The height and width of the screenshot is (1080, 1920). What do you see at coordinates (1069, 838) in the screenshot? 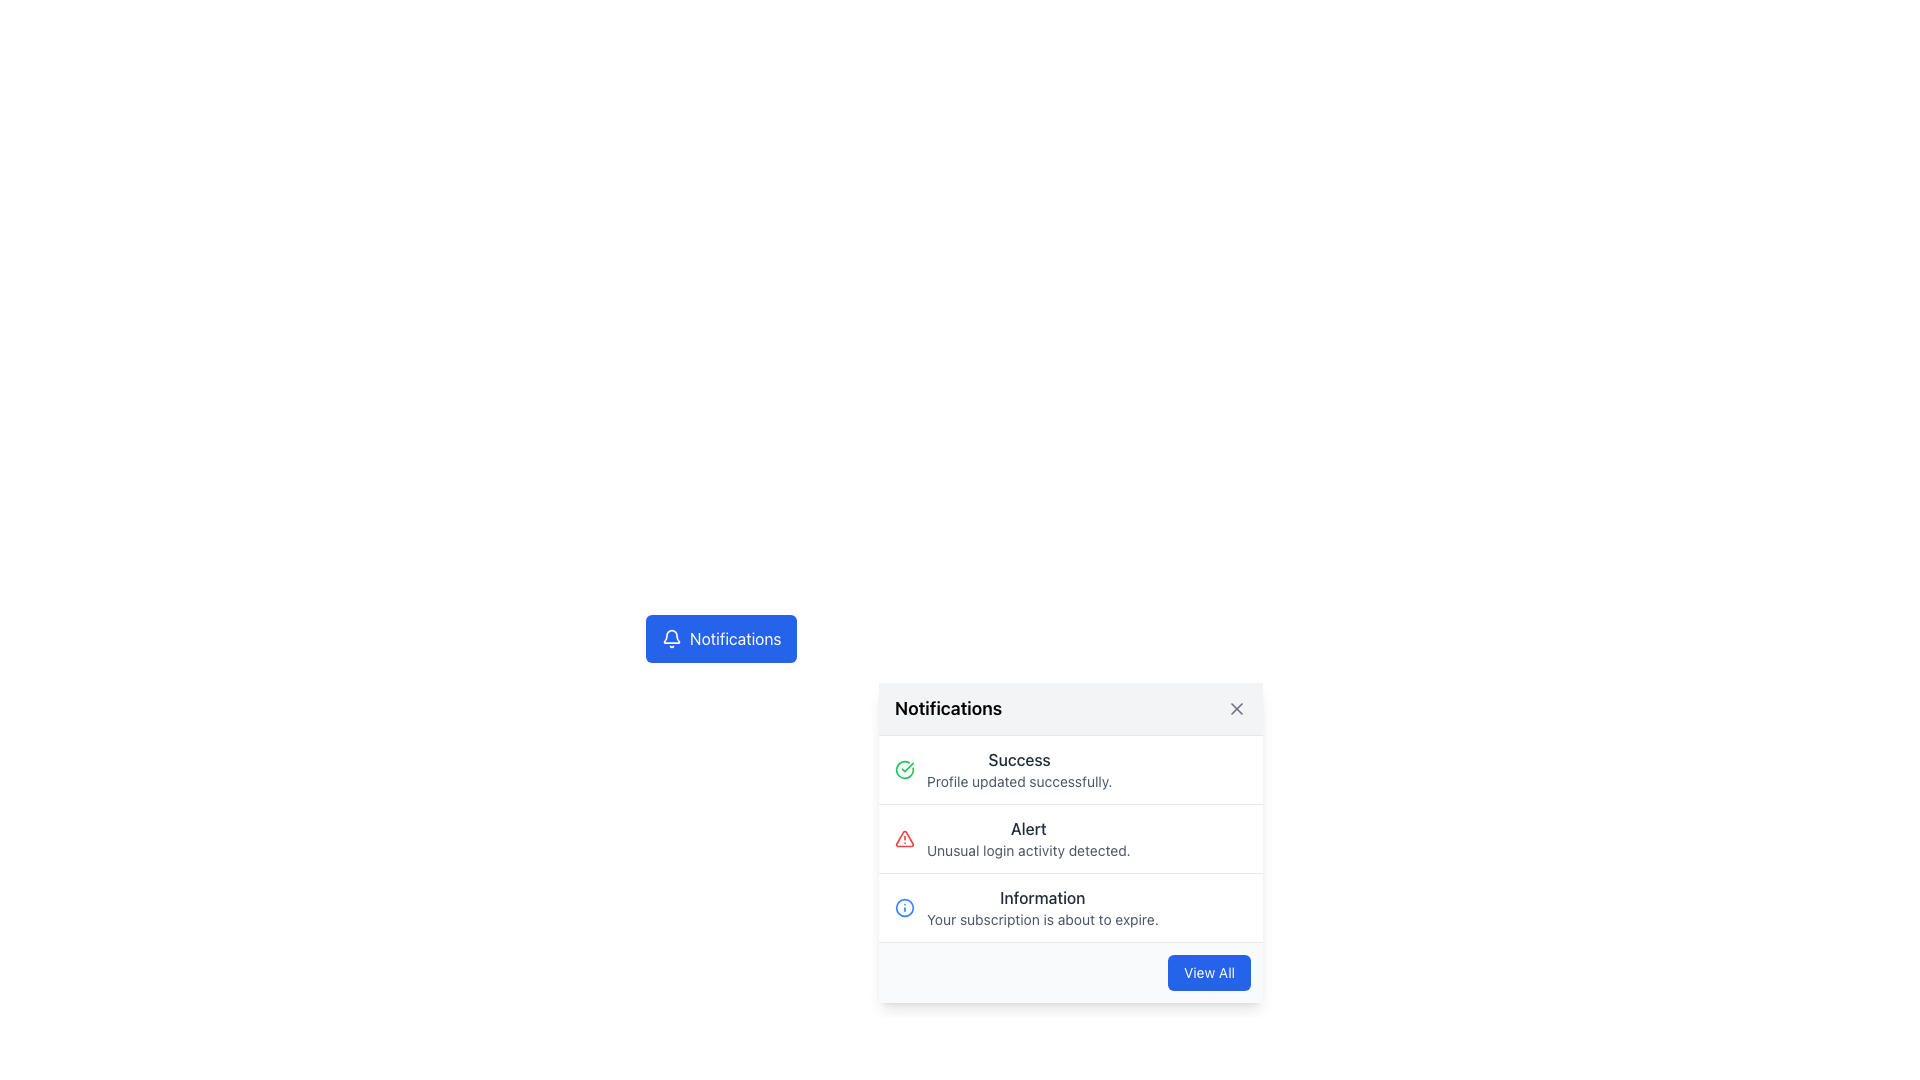
I see `the second notification item in the notification list that states 'Alert' in bold with the message 'Unusual login activity detected.'` at bounding box center [1069, 838].